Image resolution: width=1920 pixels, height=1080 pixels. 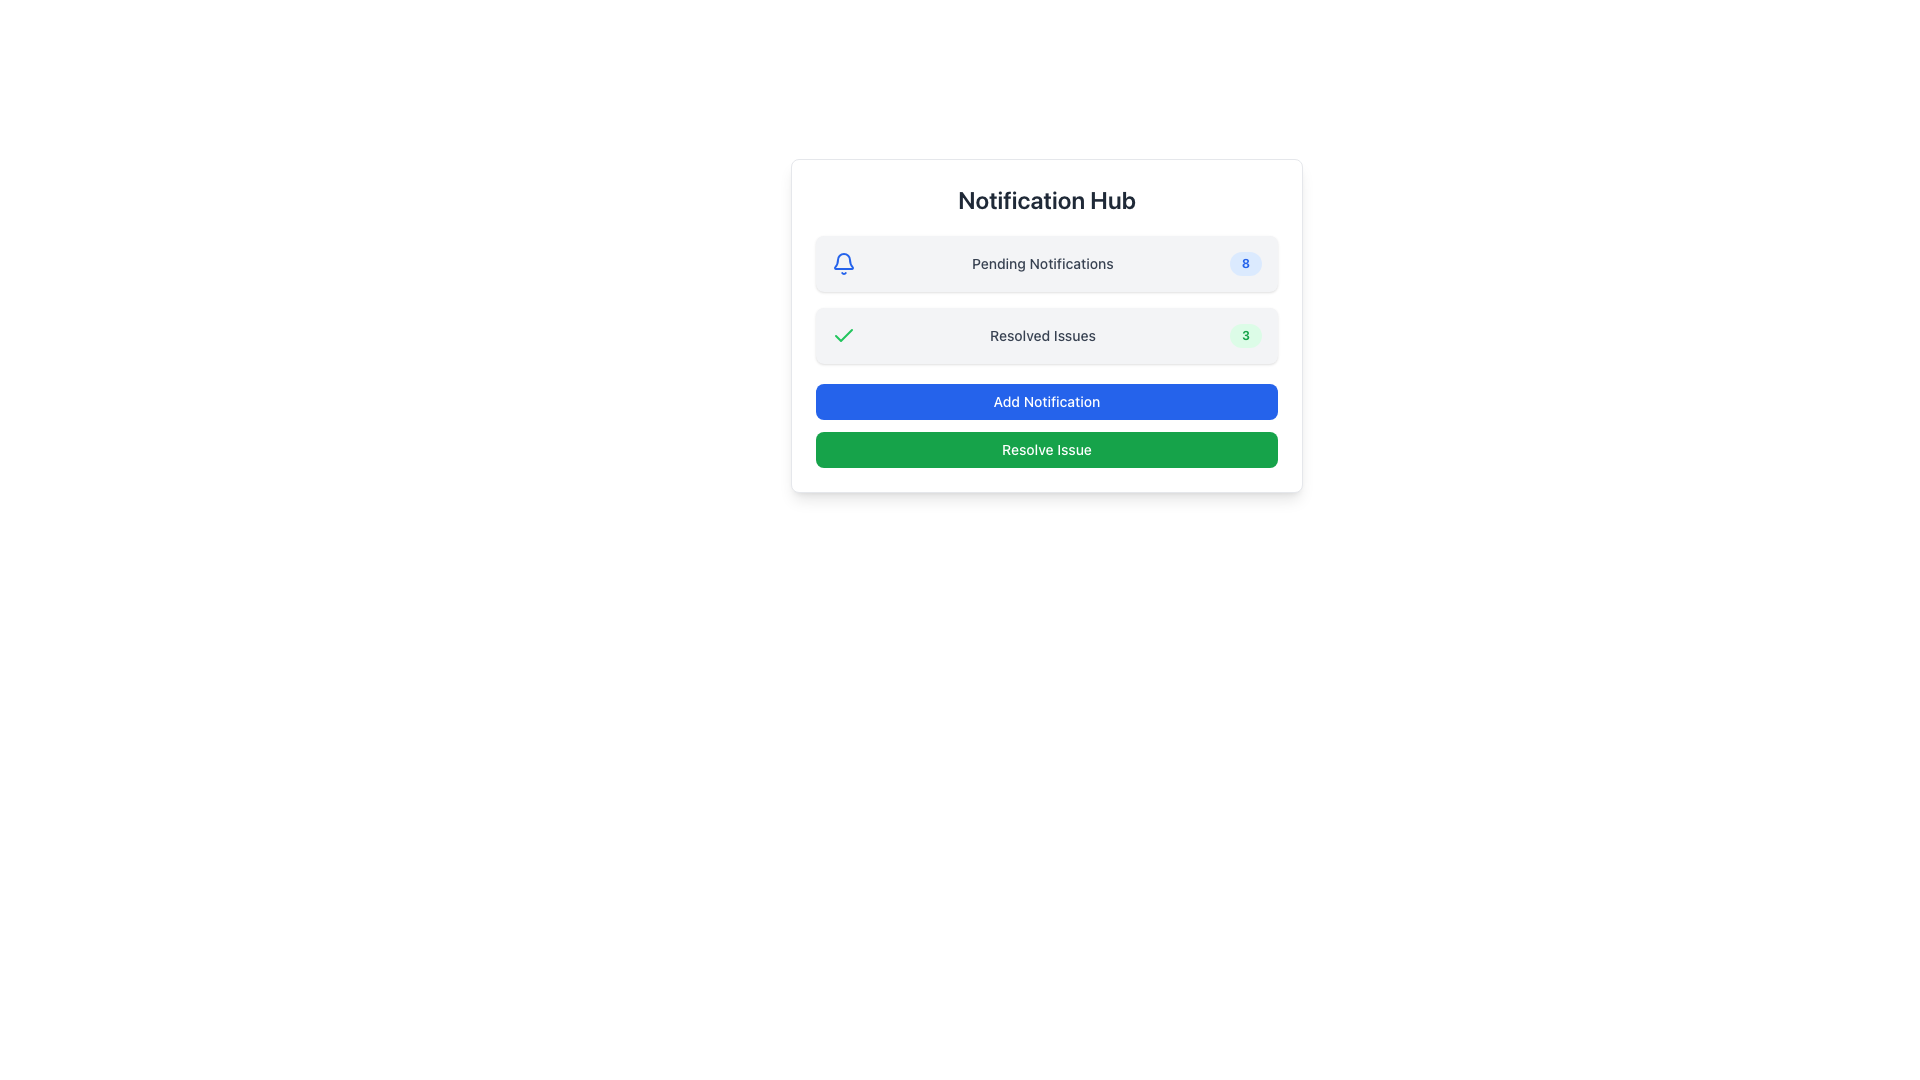 I want to click on the Badge or Label that indicates the number of resolved issues, located at the top-right corner of the 'Resolved Issues' section, so click(x=1244, y=334).